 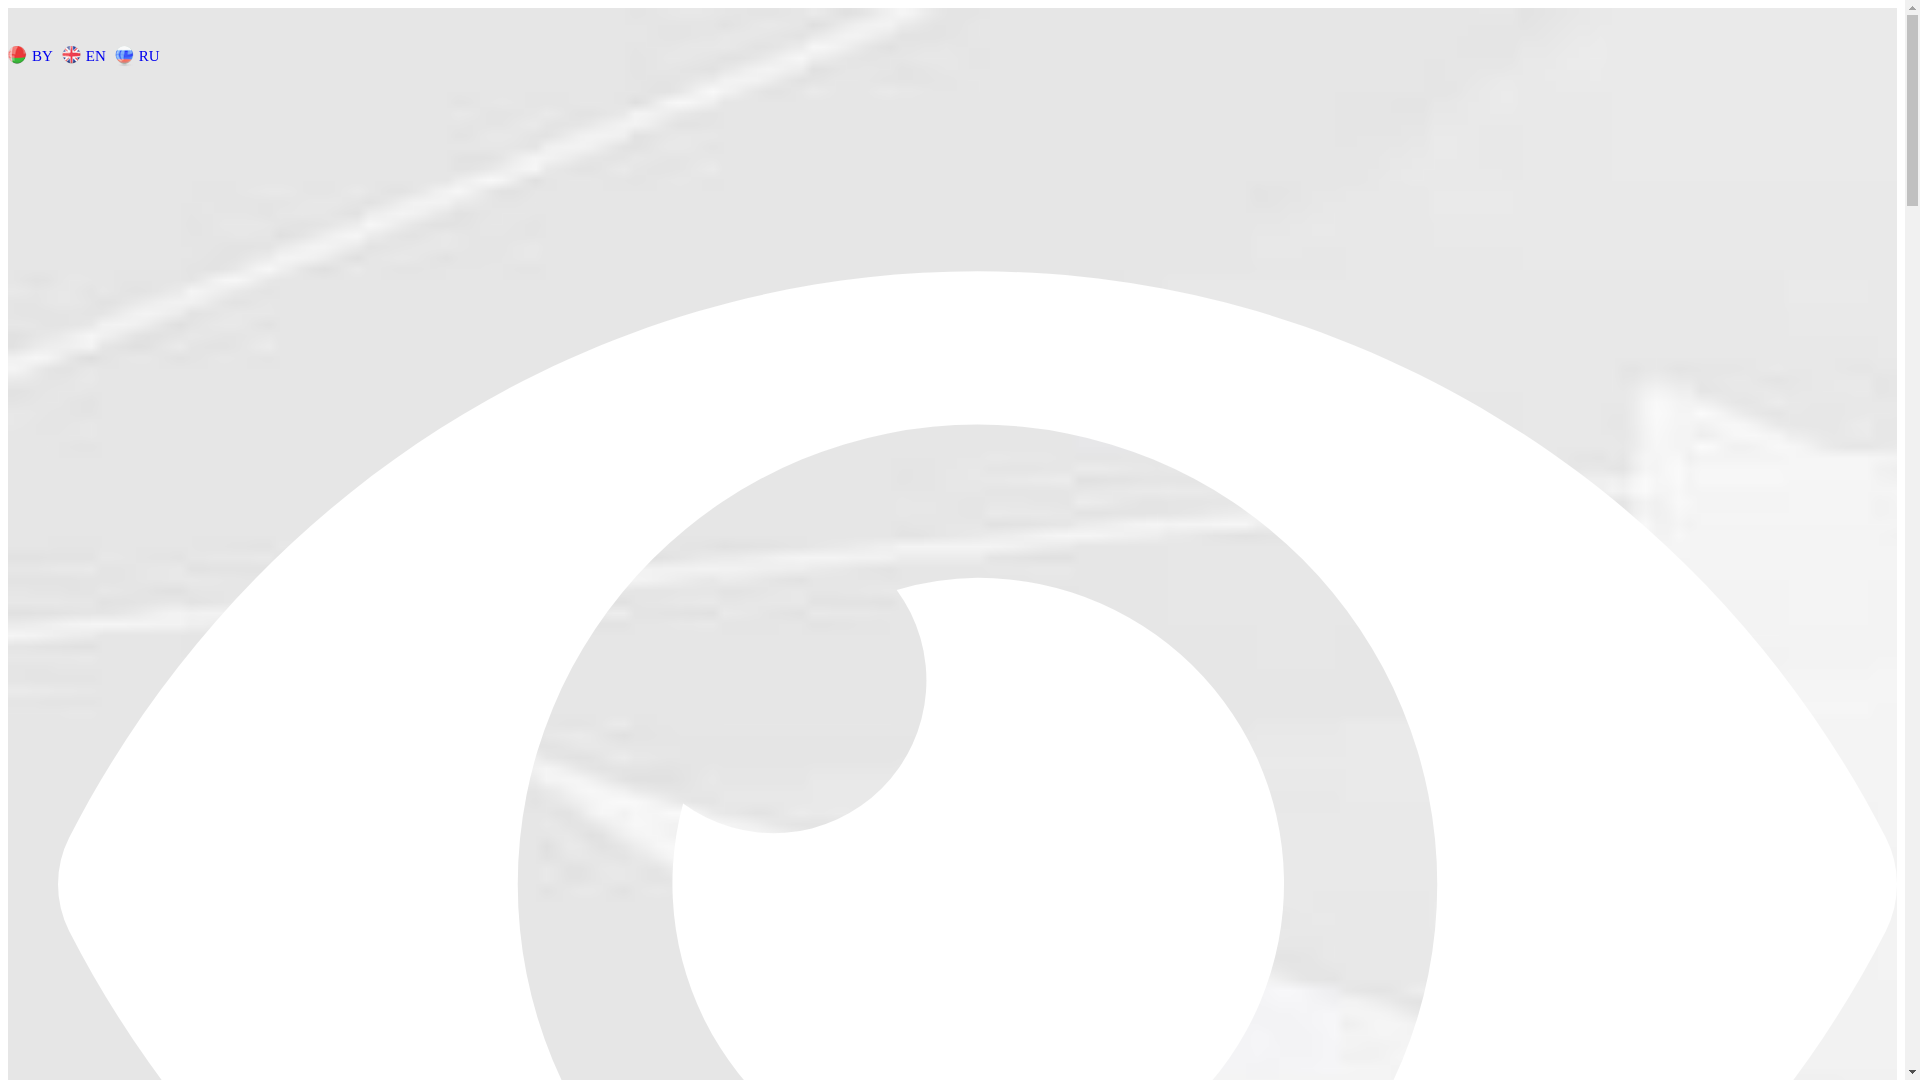 I want to click on 'EN', so click(x=85, y=53).